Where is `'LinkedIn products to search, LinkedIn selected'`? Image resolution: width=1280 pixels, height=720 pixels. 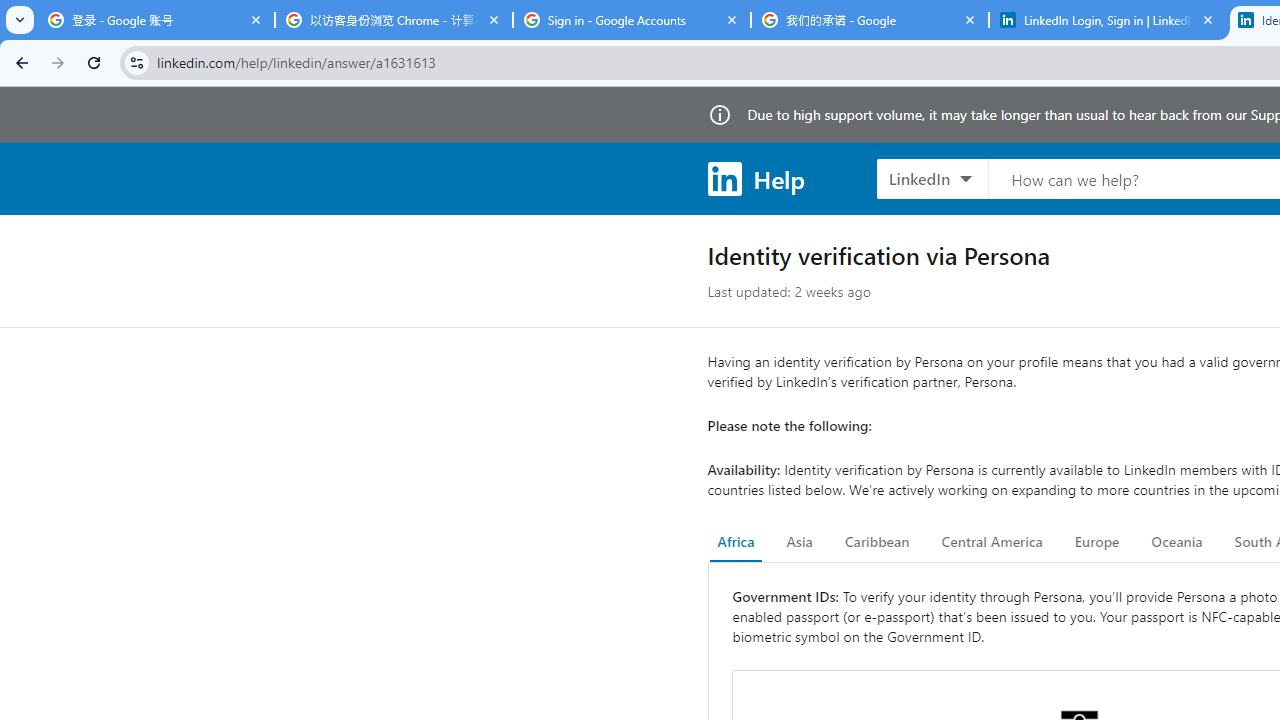
'LinkedIn products to search, LinkedIn selected' is located at coordinates (931, 177).